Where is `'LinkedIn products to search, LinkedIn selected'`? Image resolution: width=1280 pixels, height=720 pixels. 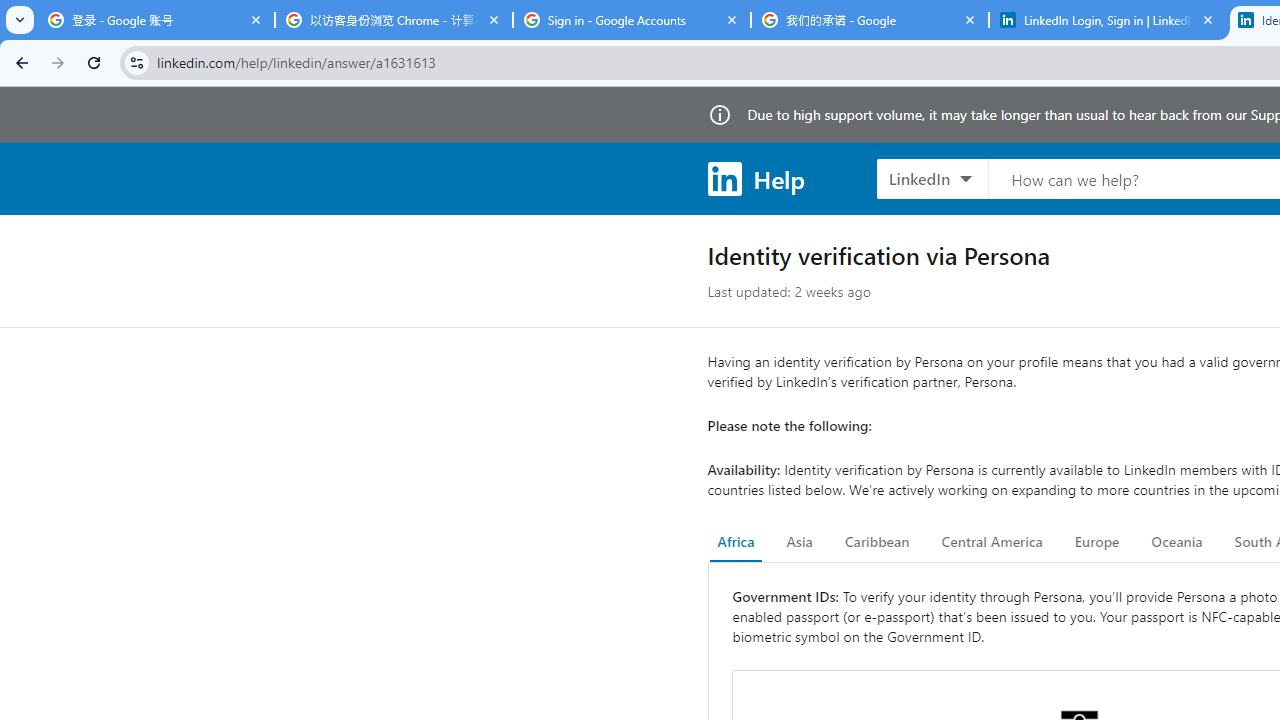
'LinkedIn products to search, LinkedIn selected' is located at coordinates (931, 177).